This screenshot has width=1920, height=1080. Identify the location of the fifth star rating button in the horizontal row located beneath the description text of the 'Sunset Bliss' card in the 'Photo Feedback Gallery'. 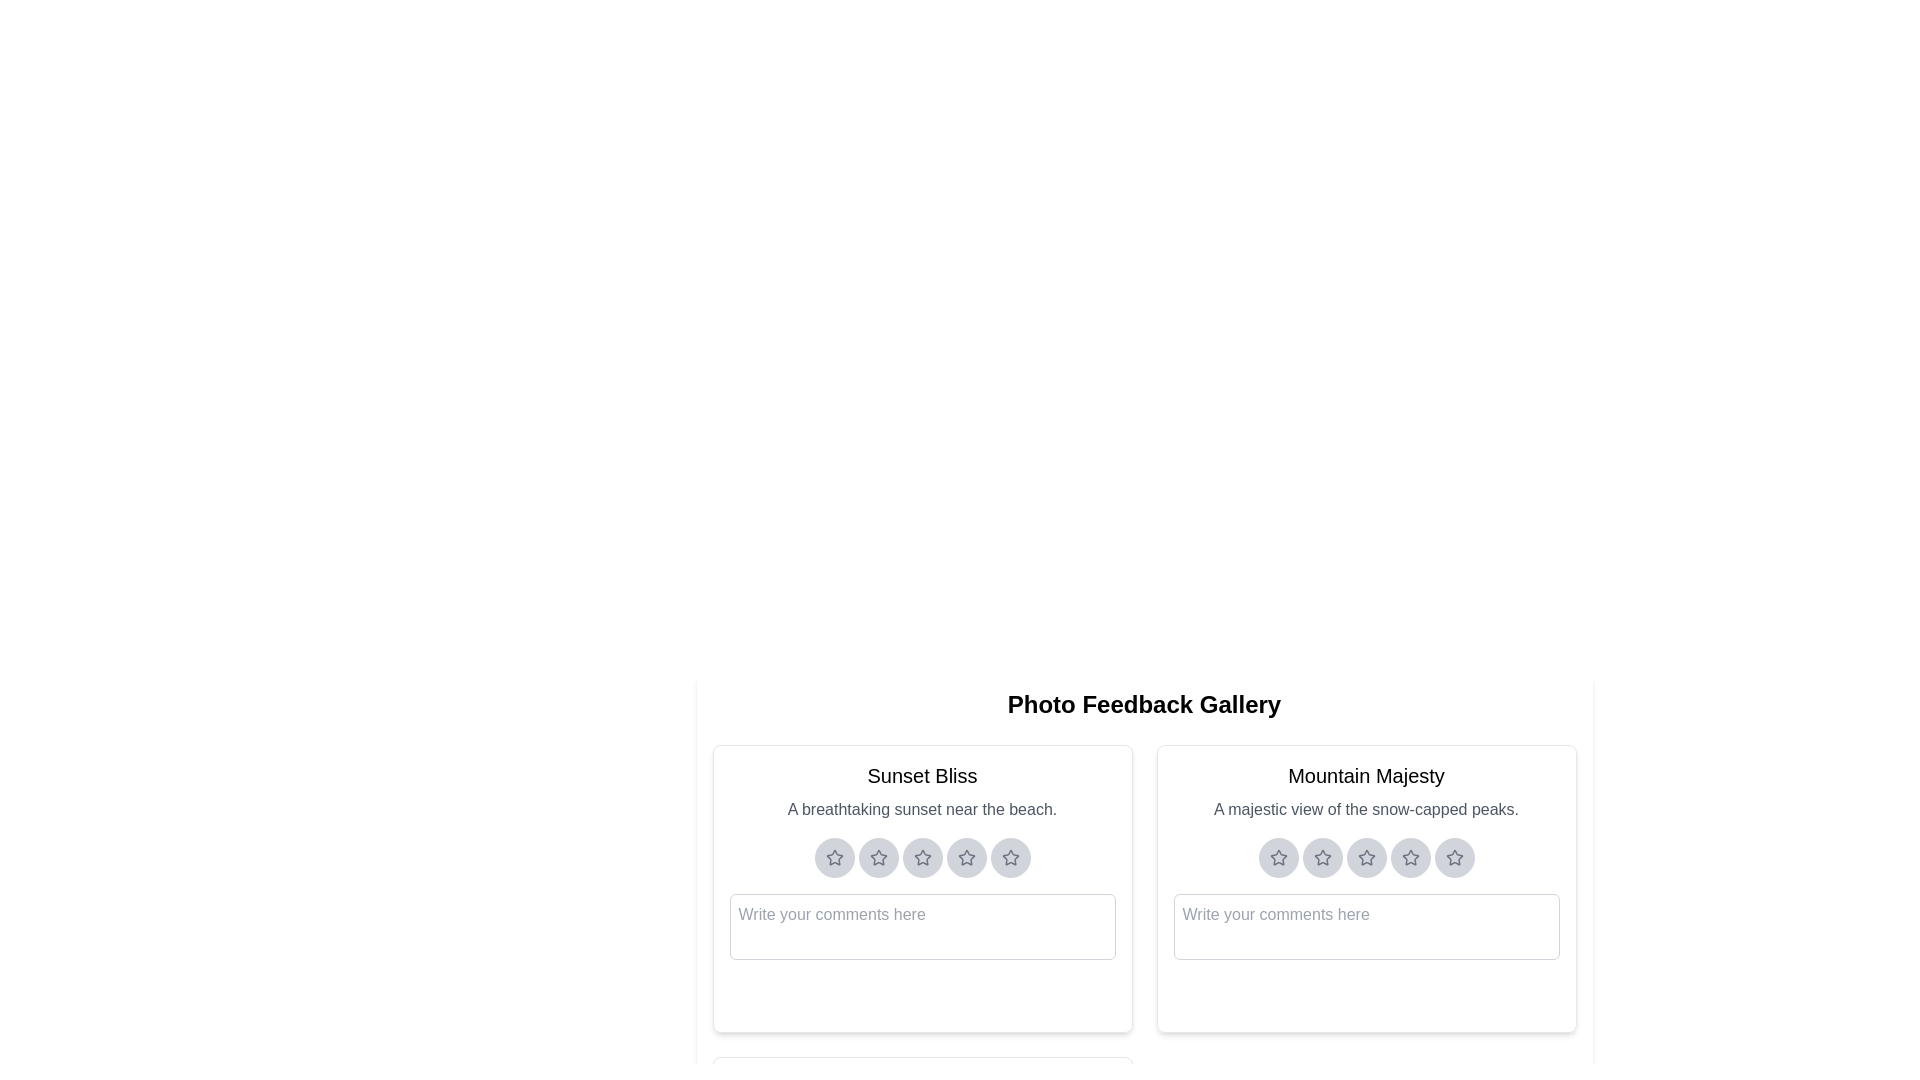
(1010, 856).